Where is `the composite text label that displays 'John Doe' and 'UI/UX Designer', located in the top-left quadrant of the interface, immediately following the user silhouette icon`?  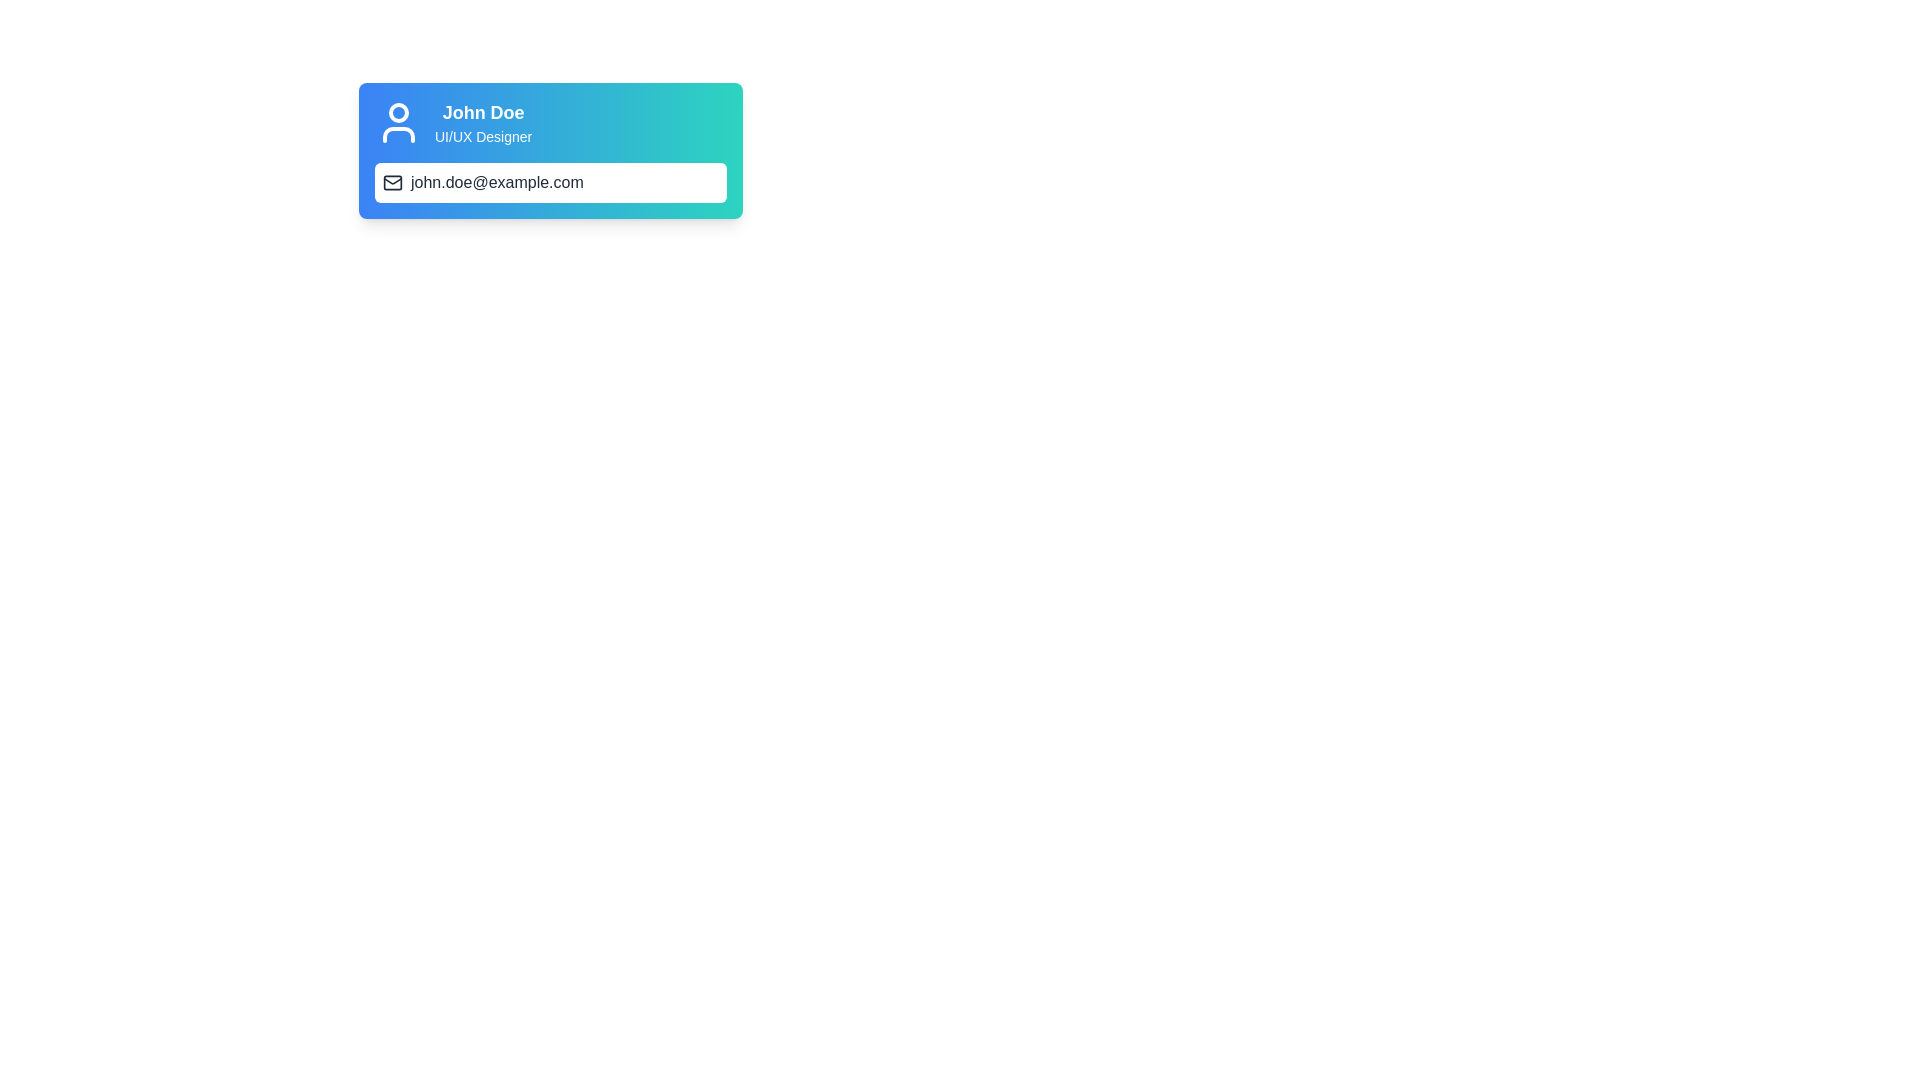
the composite text label that displays 'John Doe' and 'UI/UX Designer', located in the top-left quadrant of the interface, immediately following the user silhouette icon is located at coordinates (483, 123).